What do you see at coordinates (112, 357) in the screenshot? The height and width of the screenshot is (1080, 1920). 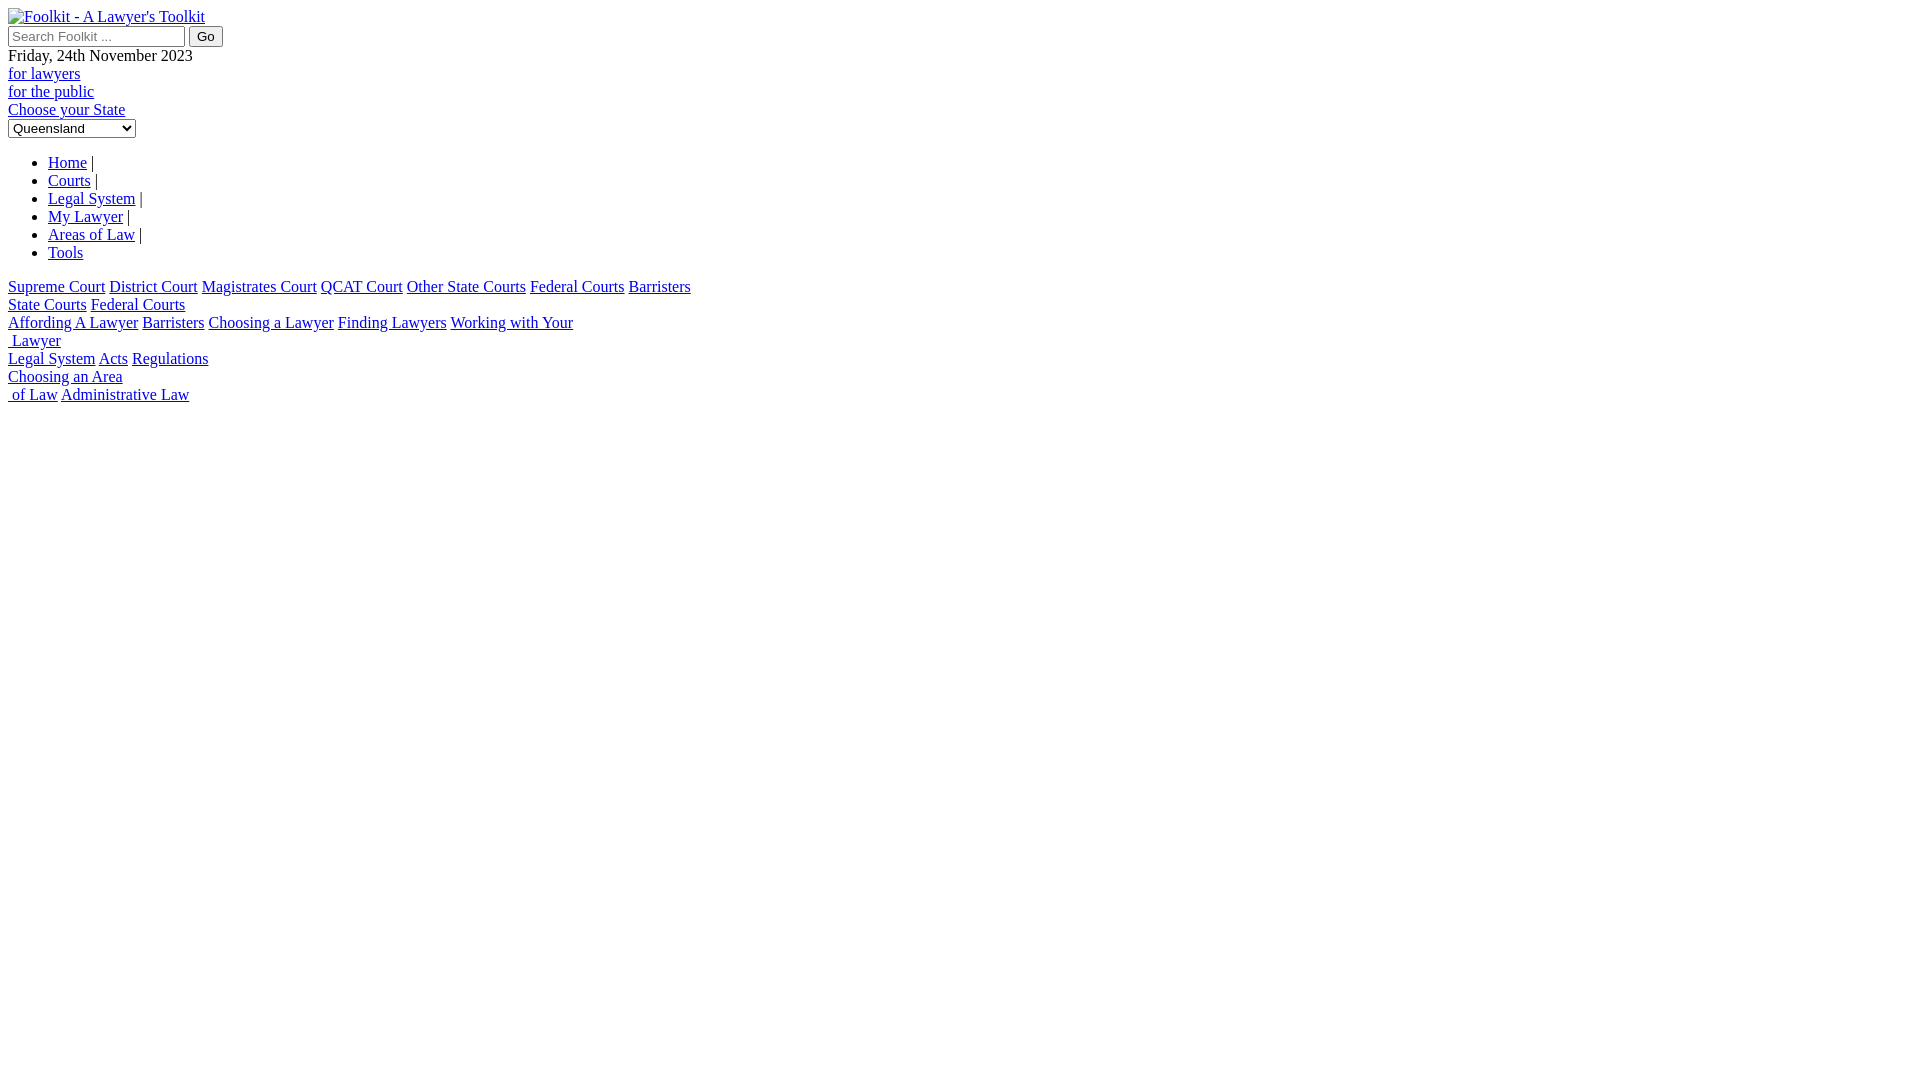 I see `'Acts'` at bounding box center [112, 357].